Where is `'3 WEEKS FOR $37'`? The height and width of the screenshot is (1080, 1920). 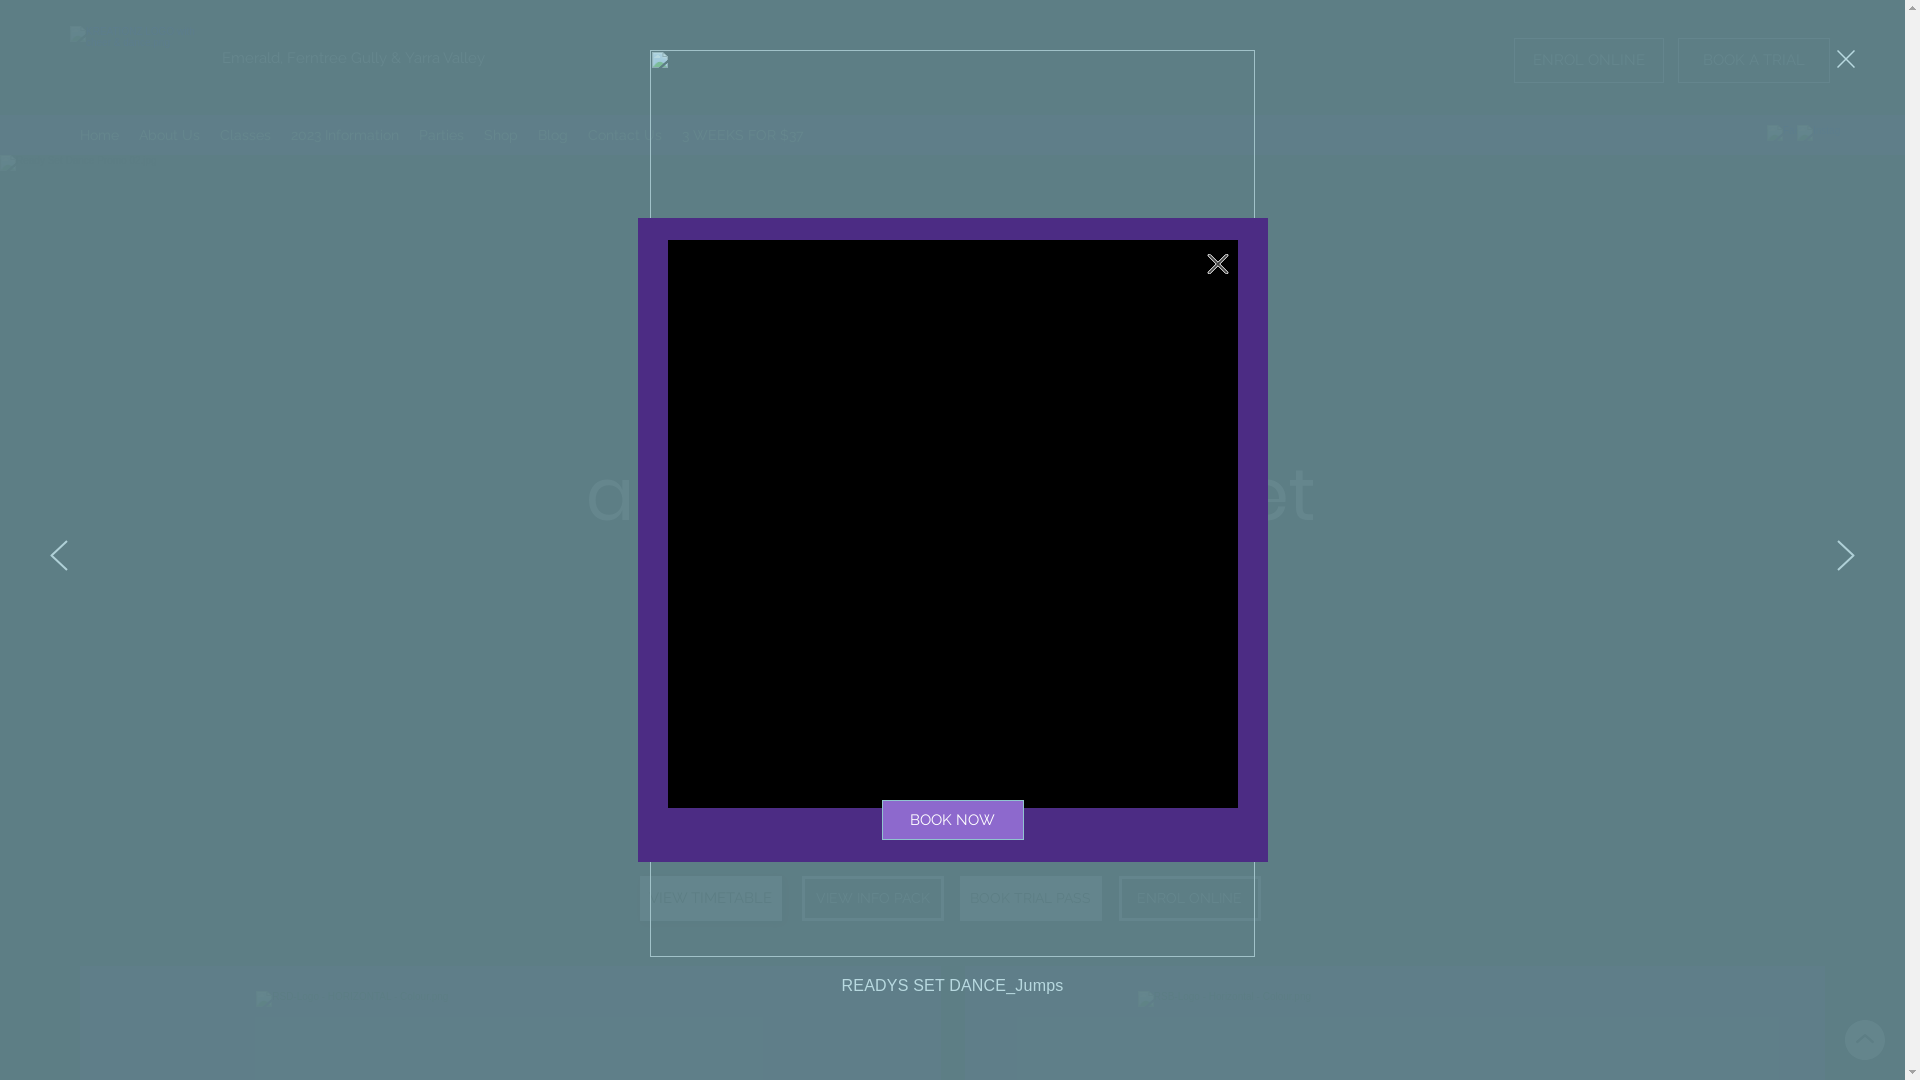 '3 WEEKS FOR $37' is located at coordinates (741, 135).